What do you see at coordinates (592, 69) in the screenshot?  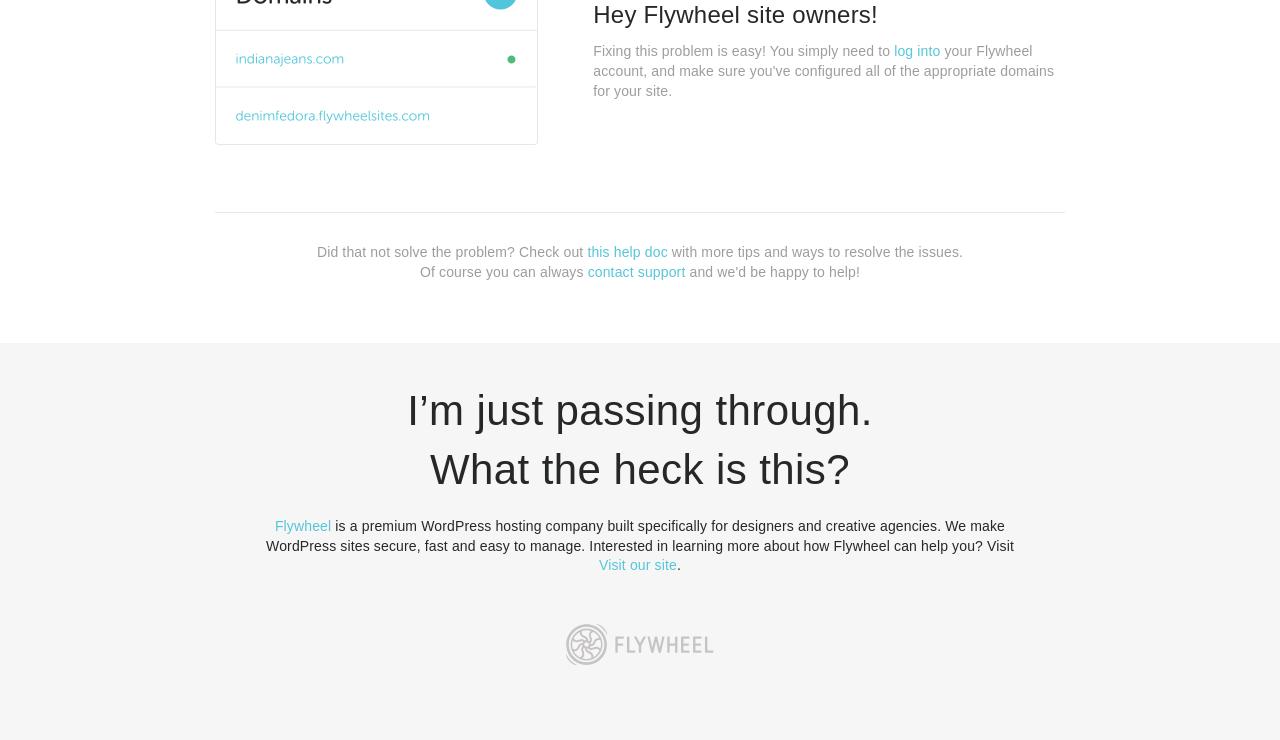 I see `'your Flywheel account, and make sure you've configured all of the appropriate domains for your site.'` at bounding box center [592, 69].